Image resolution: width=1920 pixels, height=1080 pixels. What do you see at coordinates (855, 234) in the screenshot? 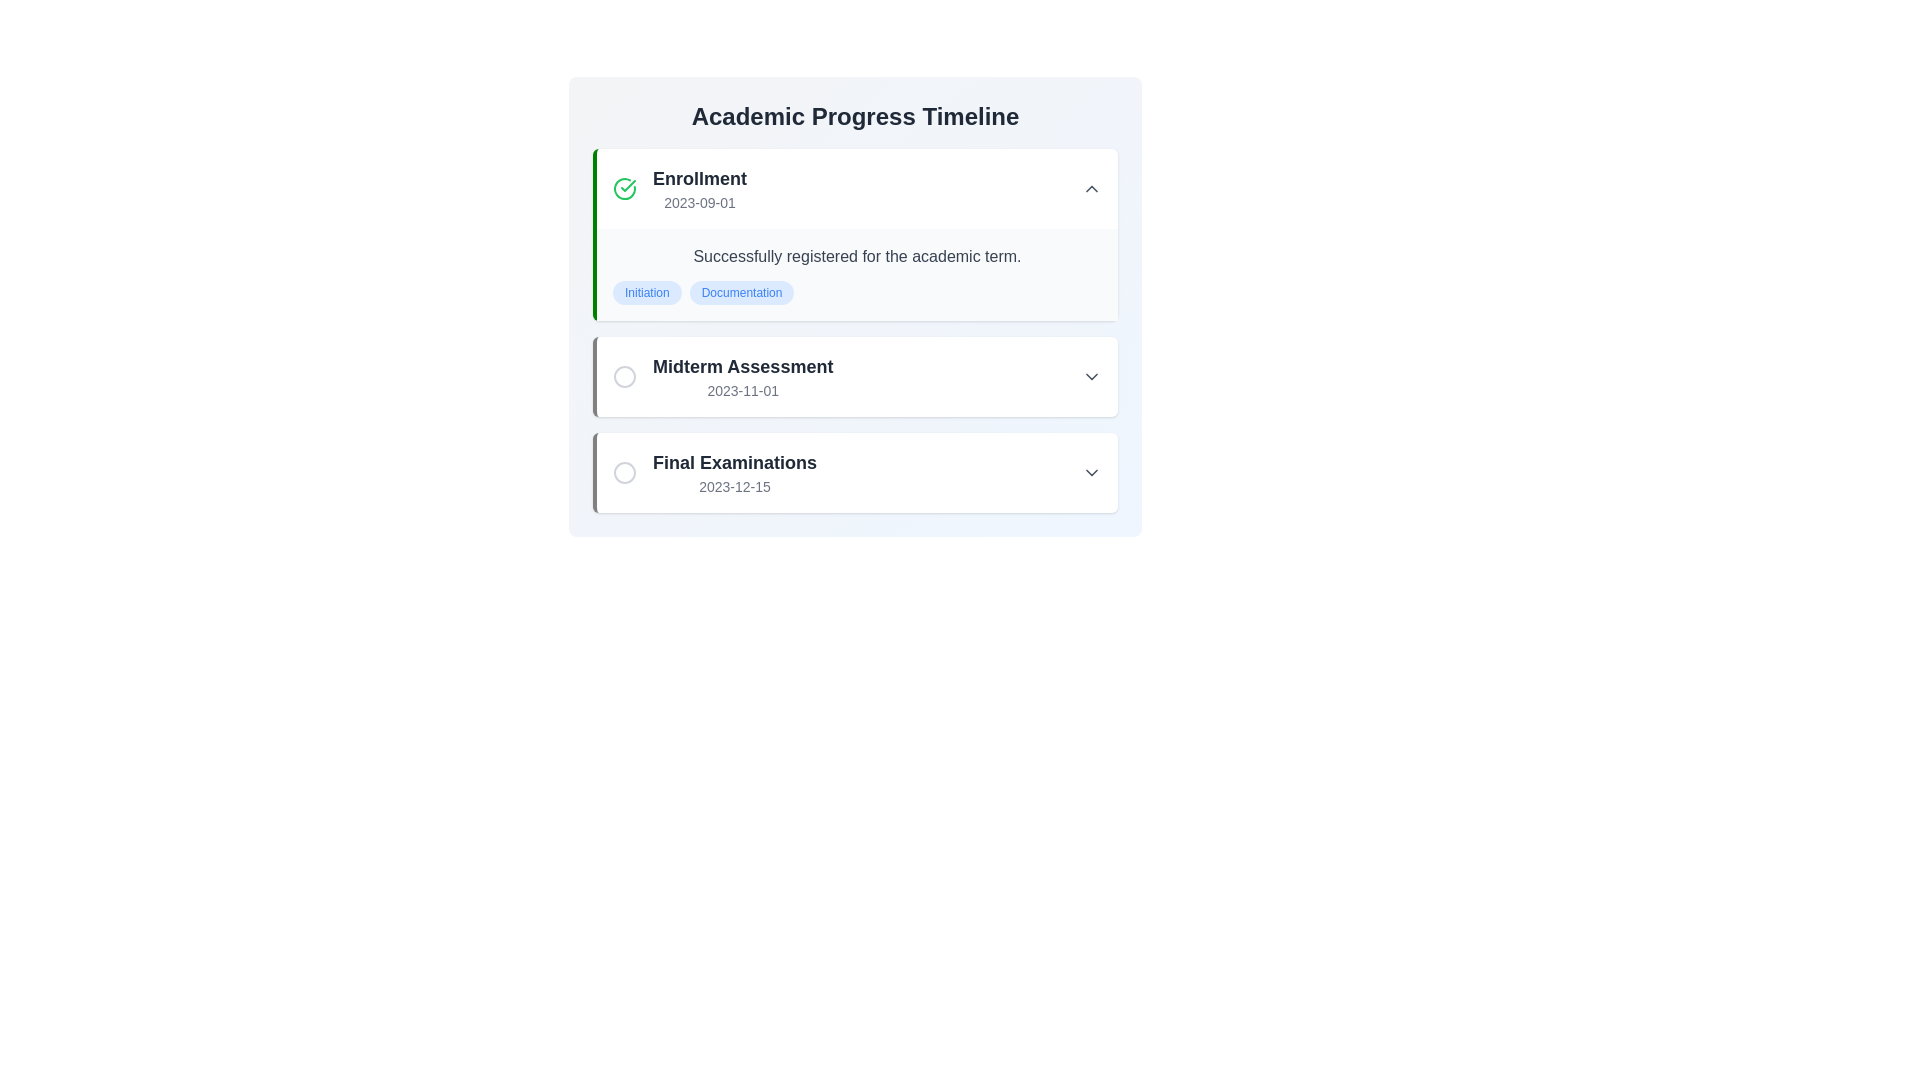
I see `the first styled card in the timeline or status list` at bounding box center [855, 234].